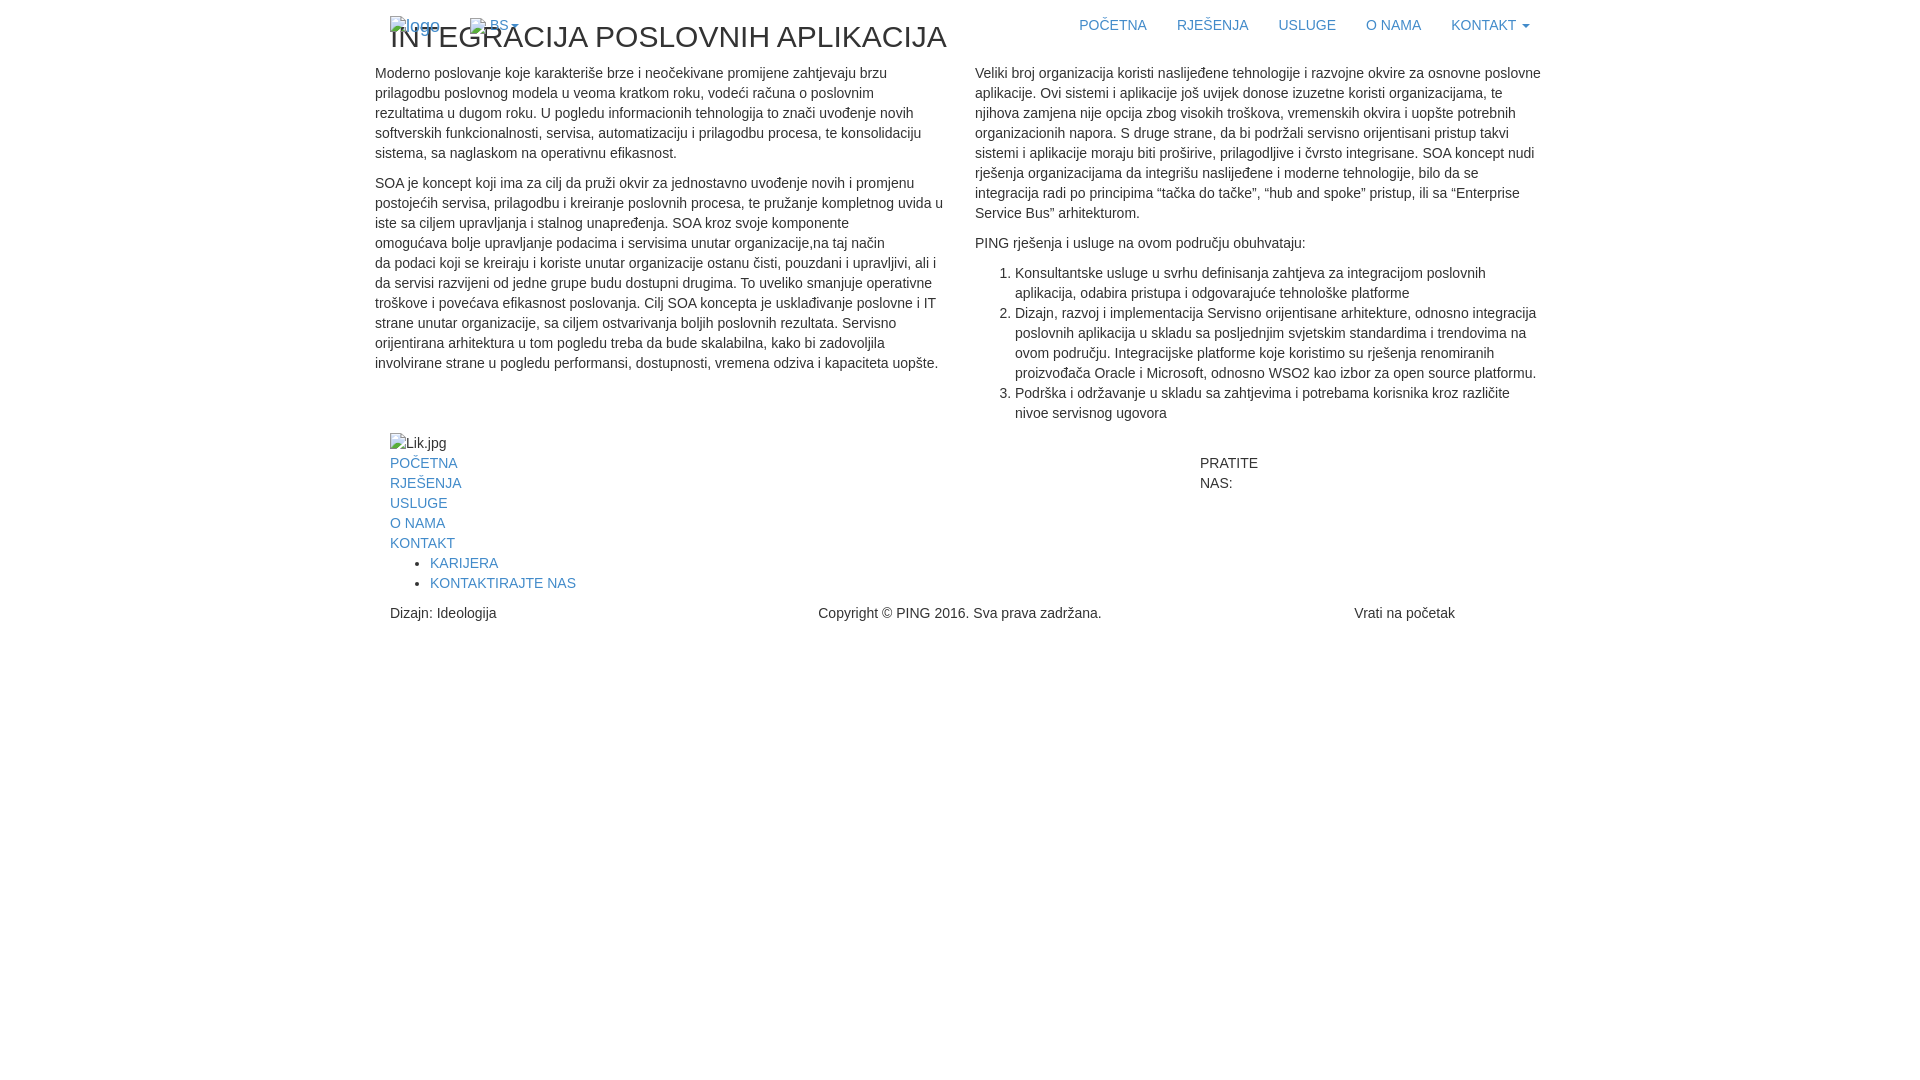 This screenshot has height=1080, width=1920. I want to click on 'KONTAKT', so click(421, 543).